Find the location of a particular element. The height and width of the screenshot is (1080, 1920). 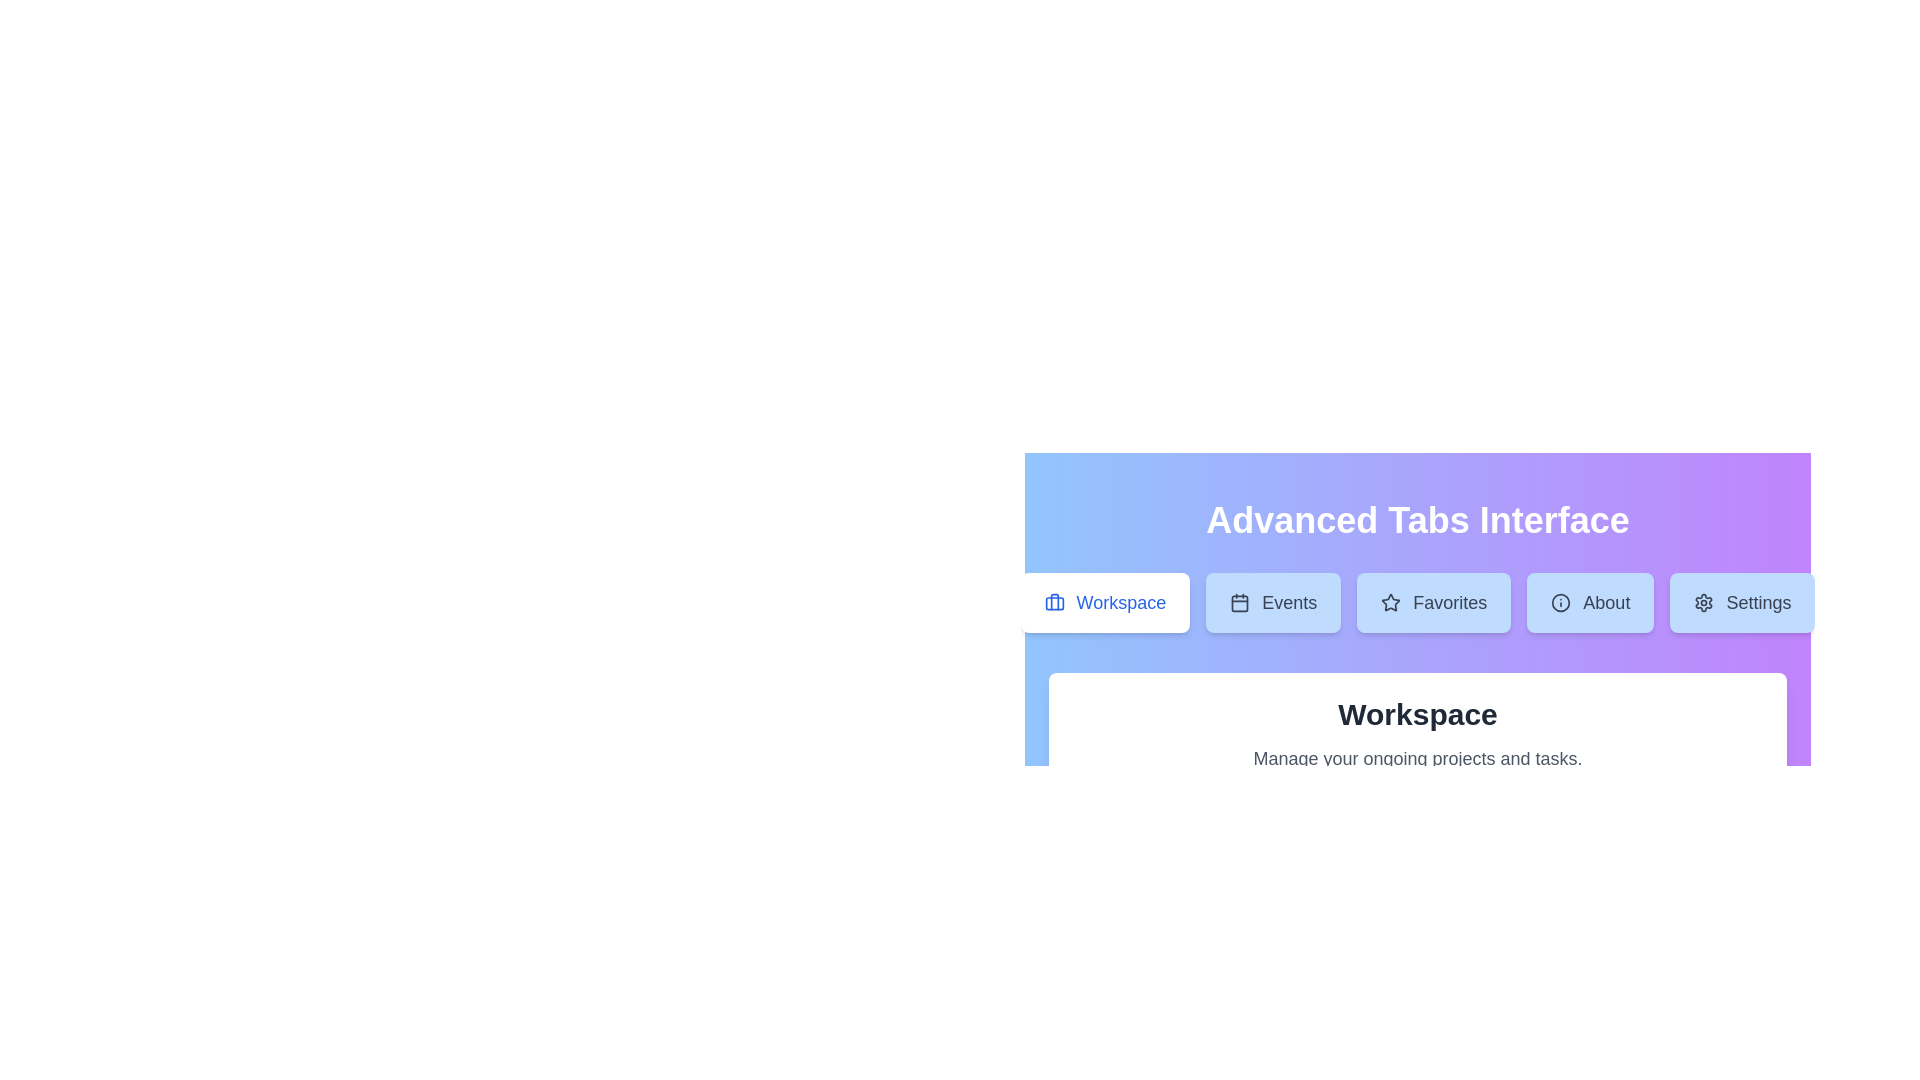

the settings icon located at the top-right section of the interface is located at coordinates (1703, 601).